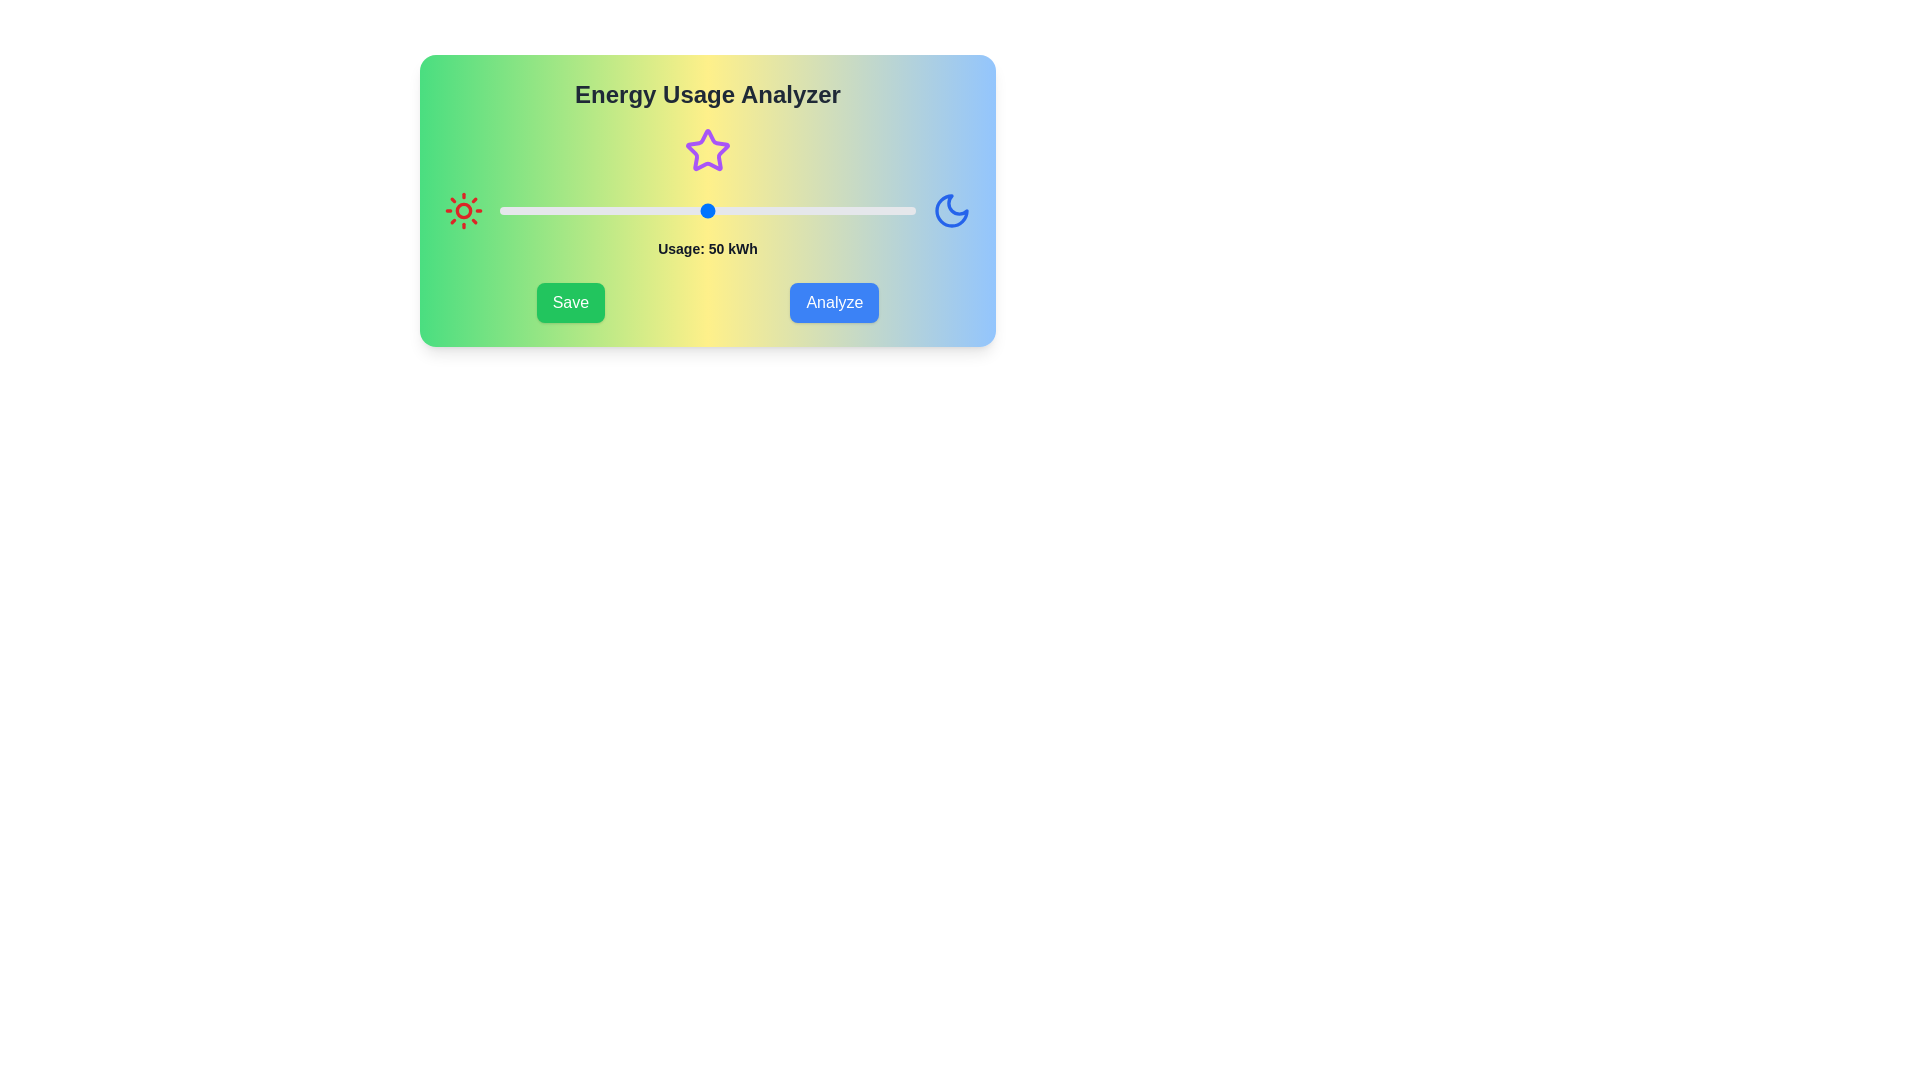 This screenshot has width=1920, height=1080. Describe the element at coordinates (569, 303) in the screenshot. I see `the 'Save' button` at that location.